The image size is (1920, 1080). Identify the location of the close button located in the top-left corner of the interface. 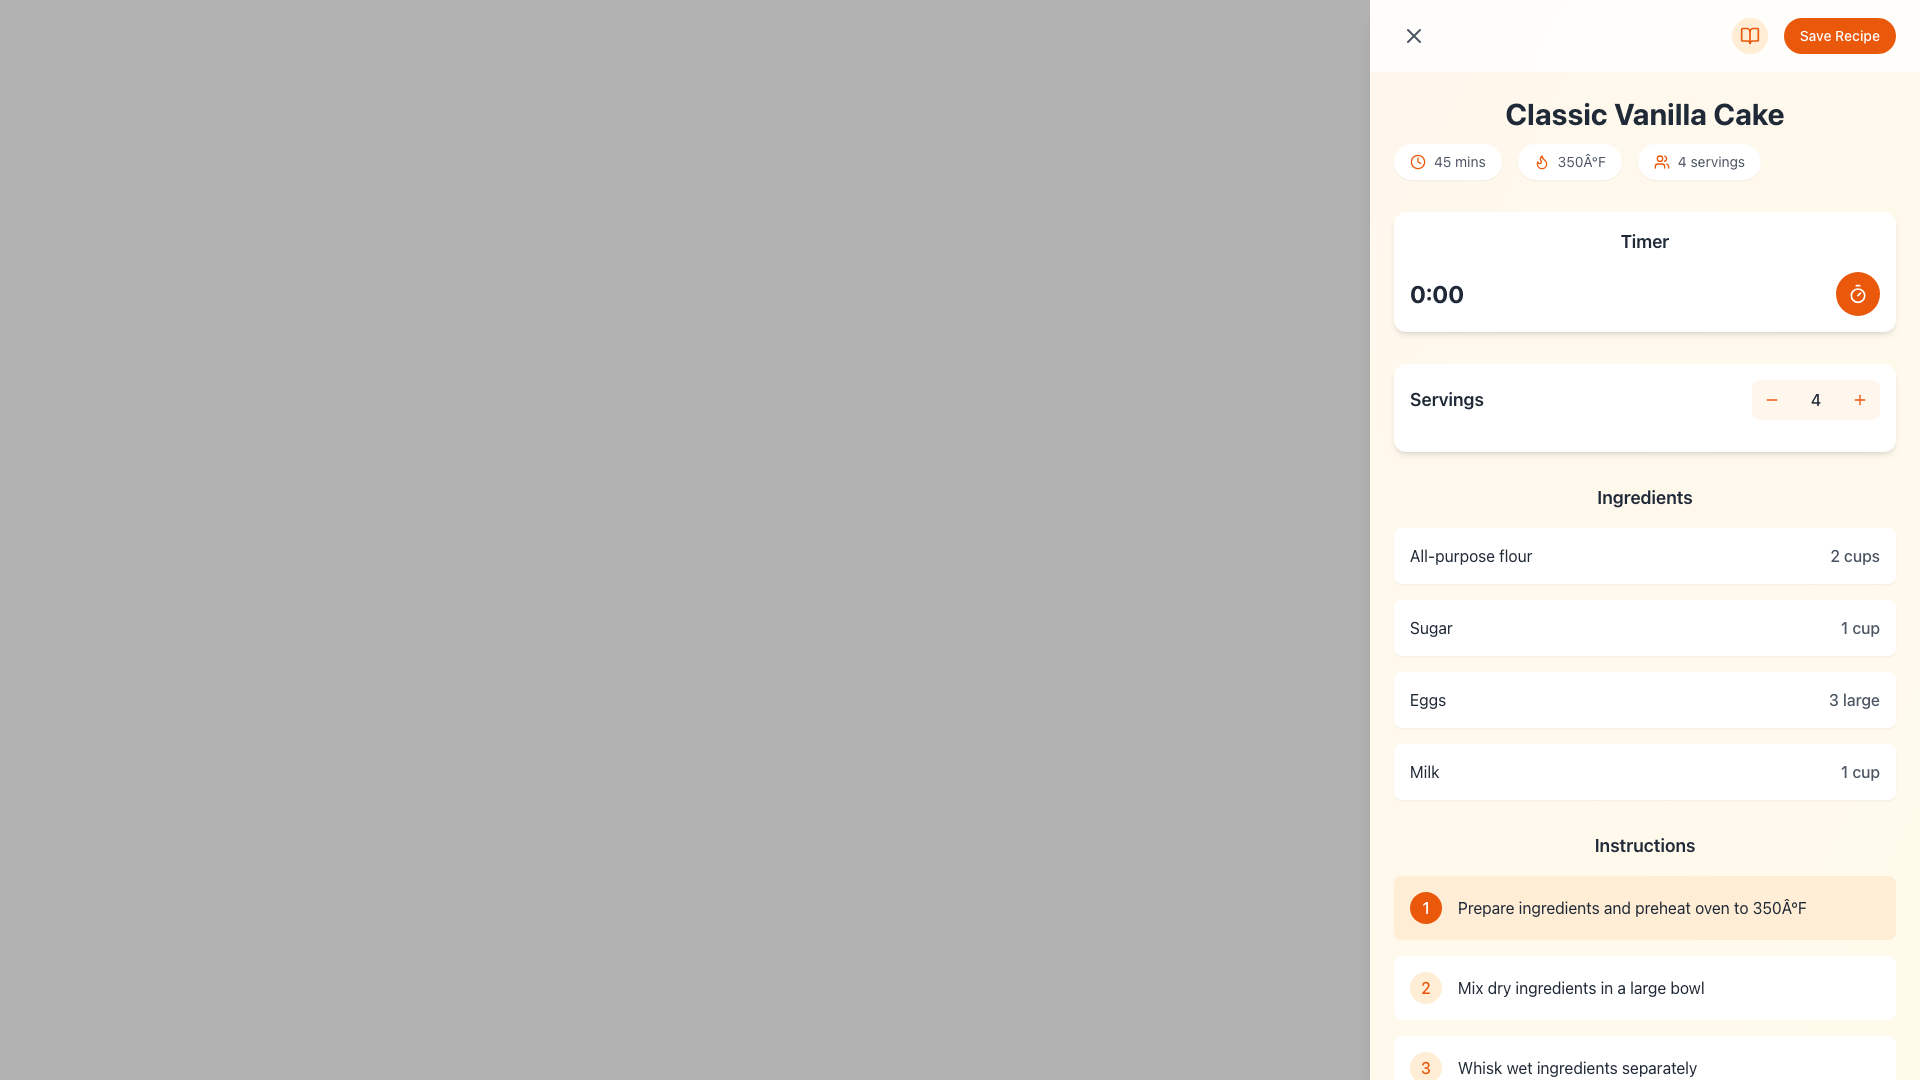
(1413, 35).